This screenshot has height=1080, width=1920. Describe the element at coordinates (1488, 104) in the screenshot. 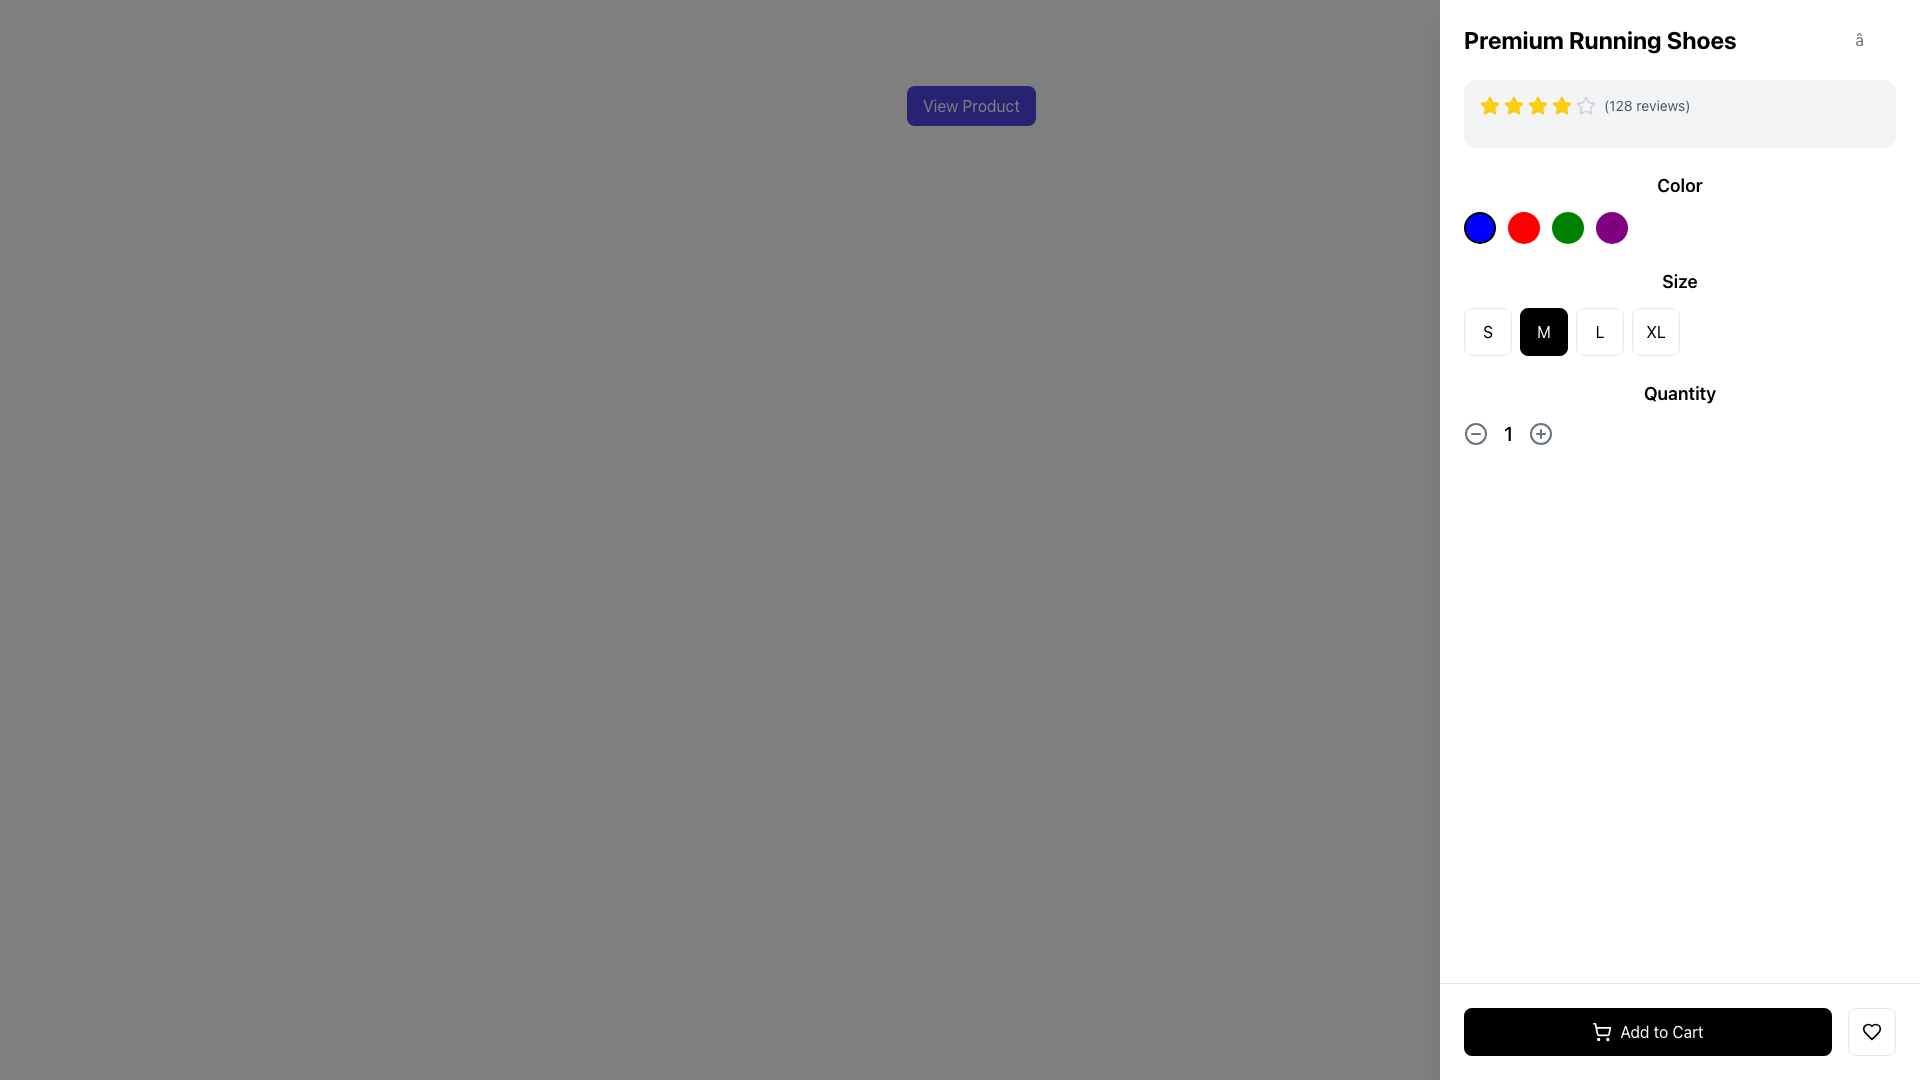

I see `the first yellow five-pointed star icon in the rating system located under the product title 'Premium Running Shoes'` at that location.